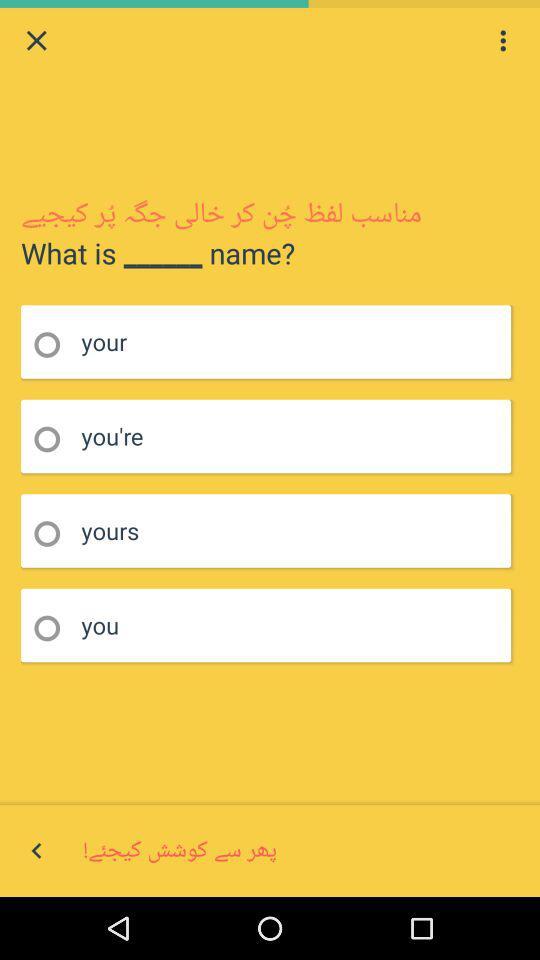  What do you see at coordinates (53, 627) in the screenshot?
I see `option` at bounding box center [53, 627].